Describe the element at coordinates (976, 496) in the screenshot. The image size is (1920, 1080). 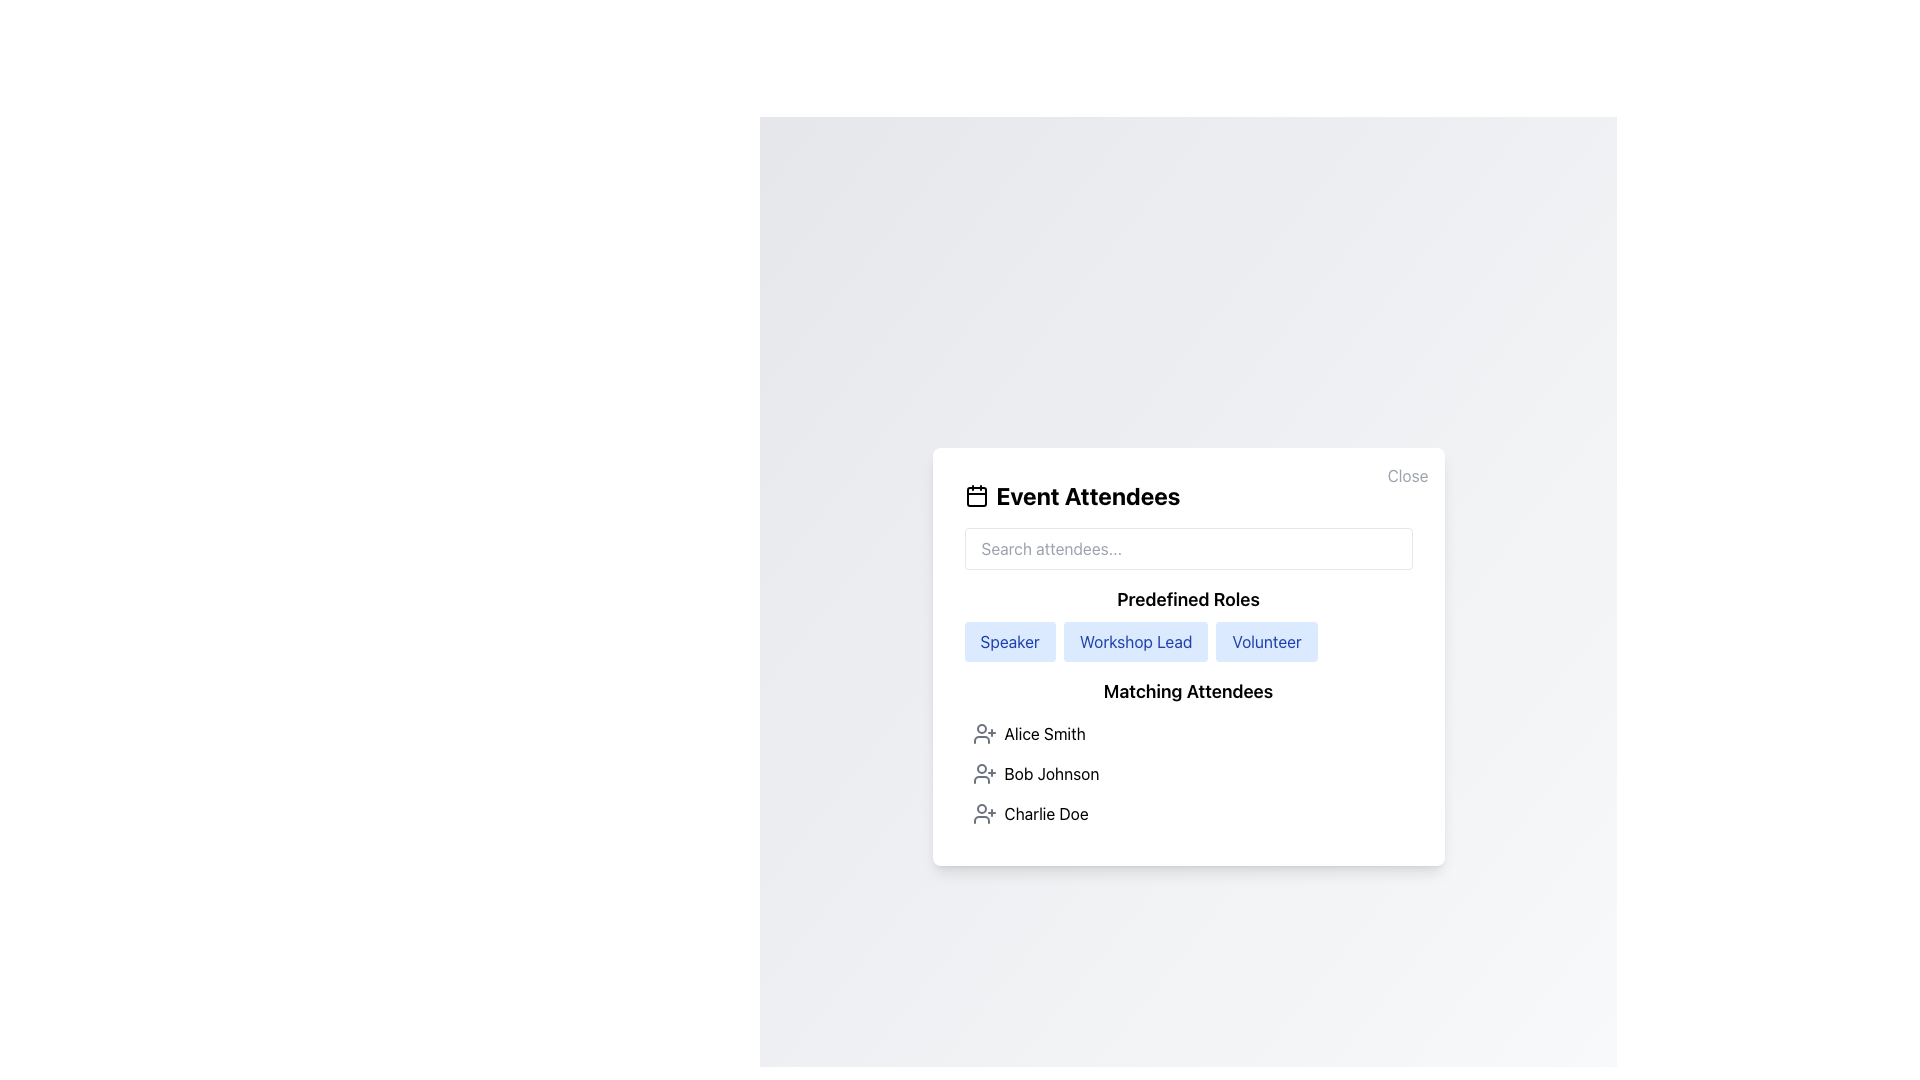
I see `the calendar icon component, which represents event scheduling` at that location.